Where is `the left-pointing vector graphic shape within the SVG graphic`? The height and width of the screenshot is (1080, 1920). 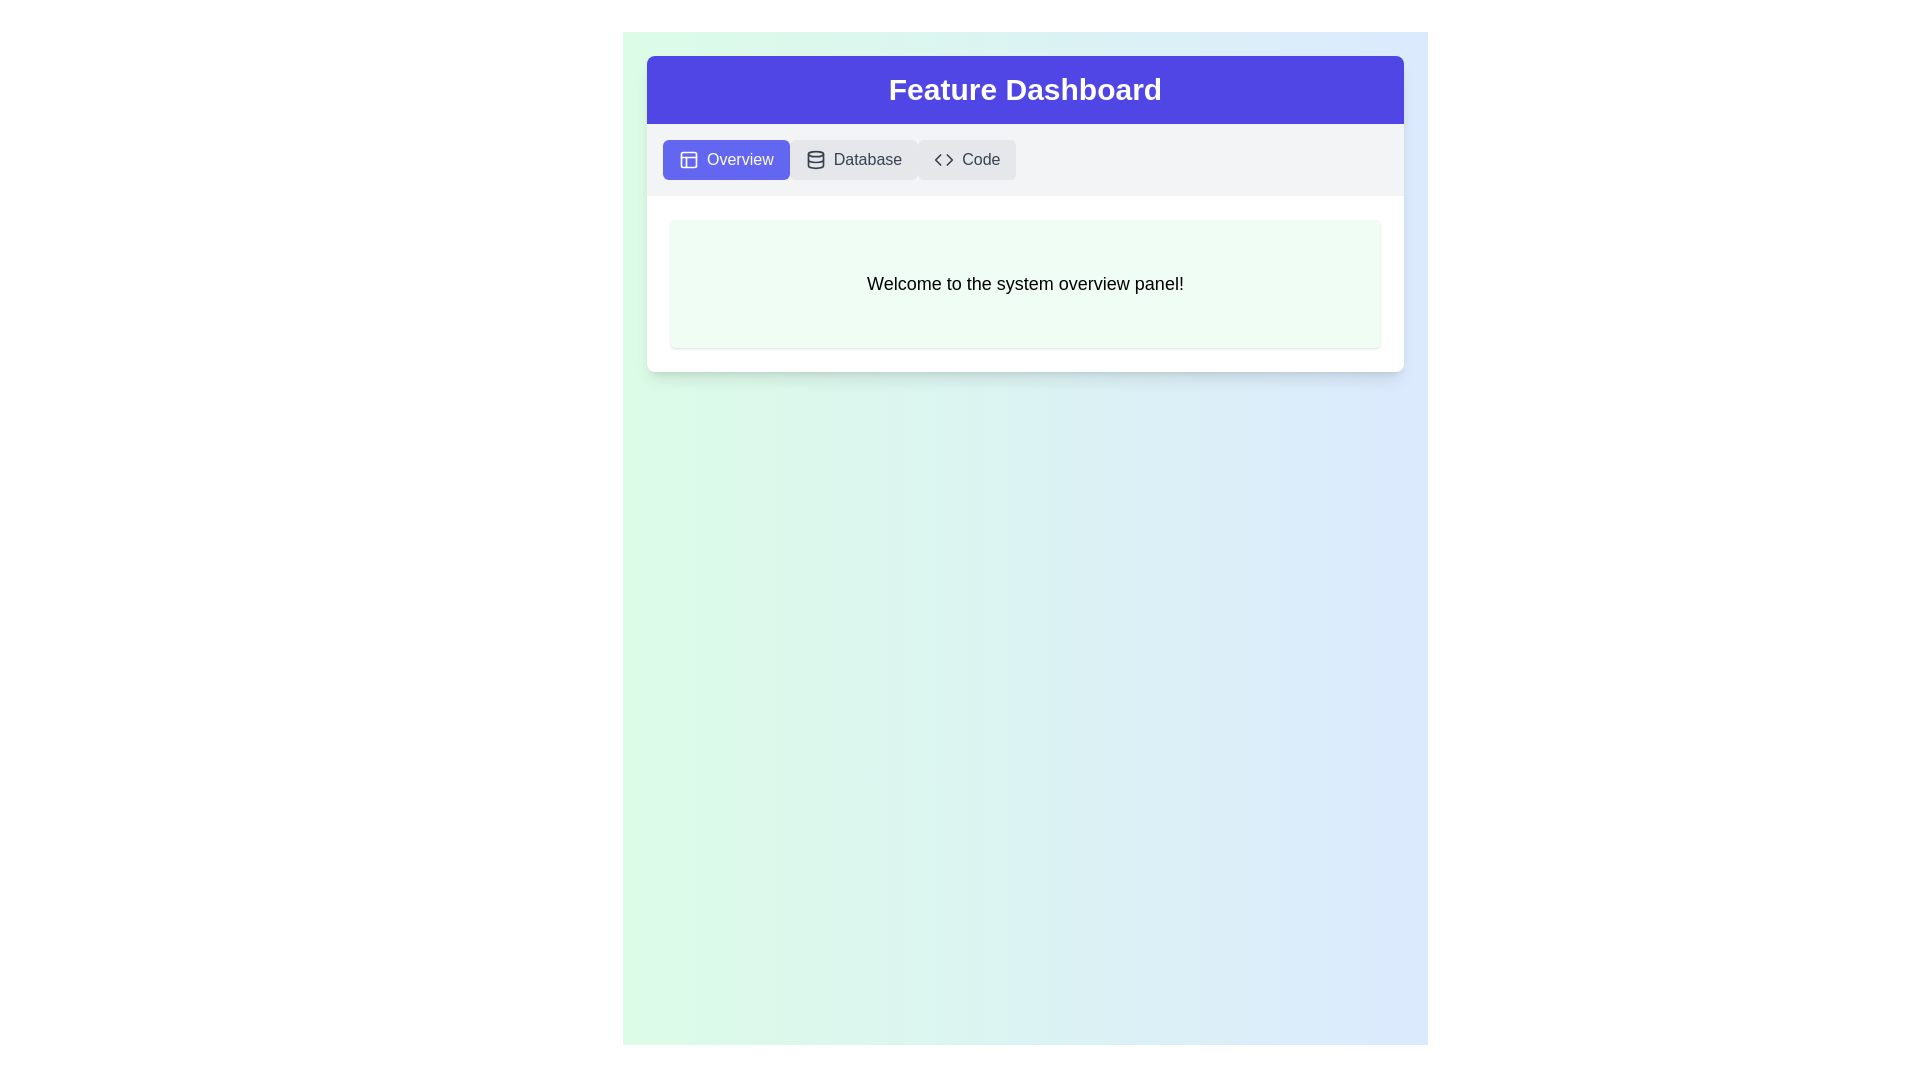
the left-pointing vector graphic shape within the SVG graphic is located at coordinates (936, 158).